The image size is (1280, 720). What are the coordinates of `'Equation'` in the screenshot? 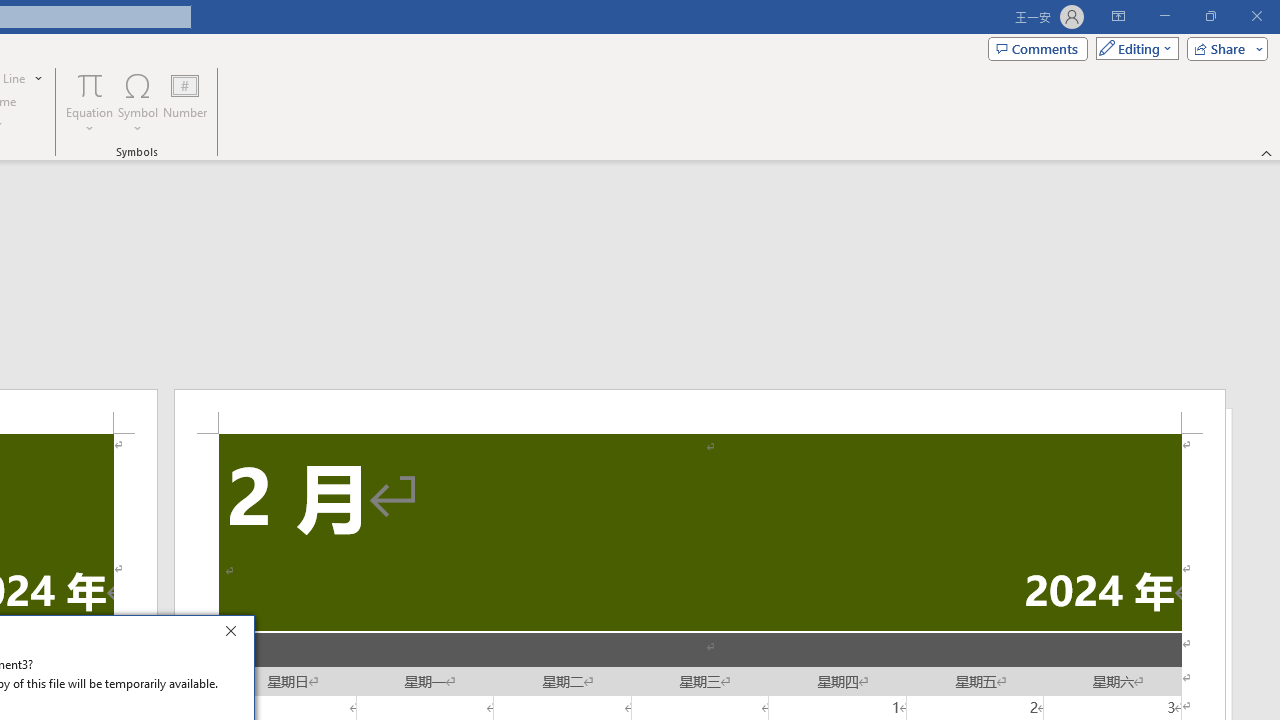 It's located at (89, 84).